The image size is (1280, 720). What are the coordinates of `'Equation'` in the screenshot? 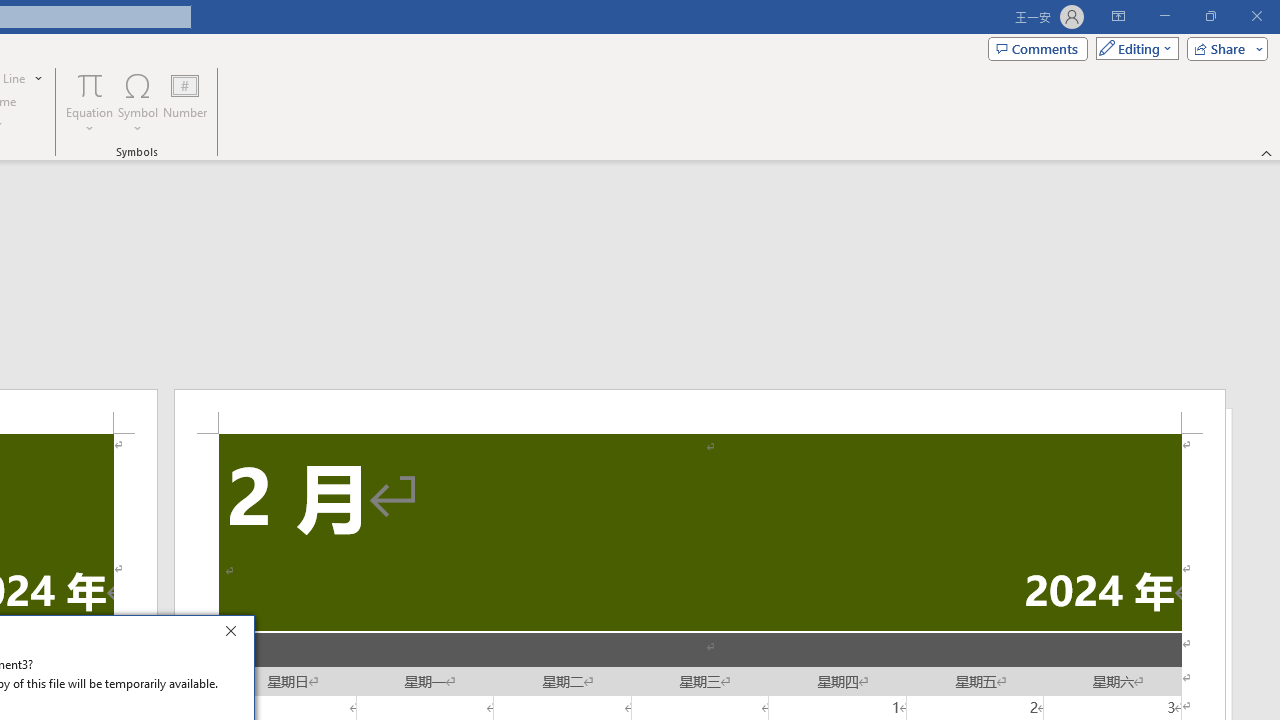 It's located at (89, 84).